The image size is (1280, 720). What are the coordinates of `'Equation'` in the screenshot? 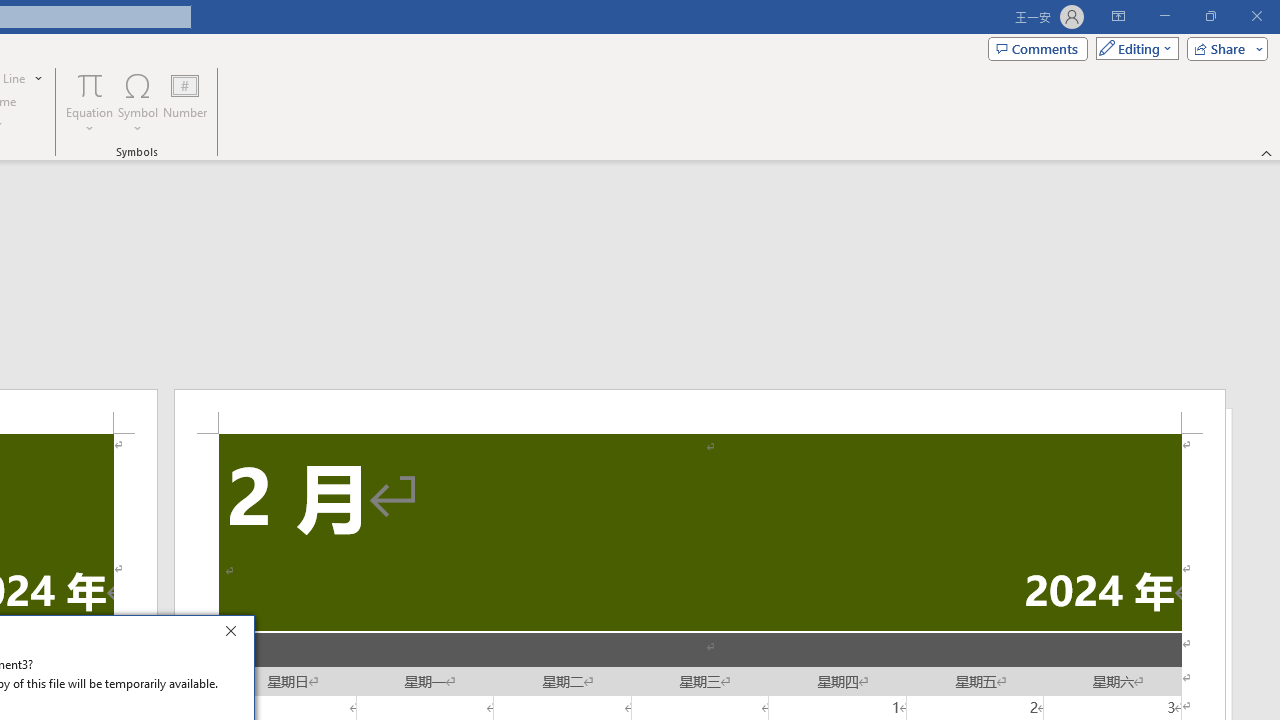 It's located at (89, 84).